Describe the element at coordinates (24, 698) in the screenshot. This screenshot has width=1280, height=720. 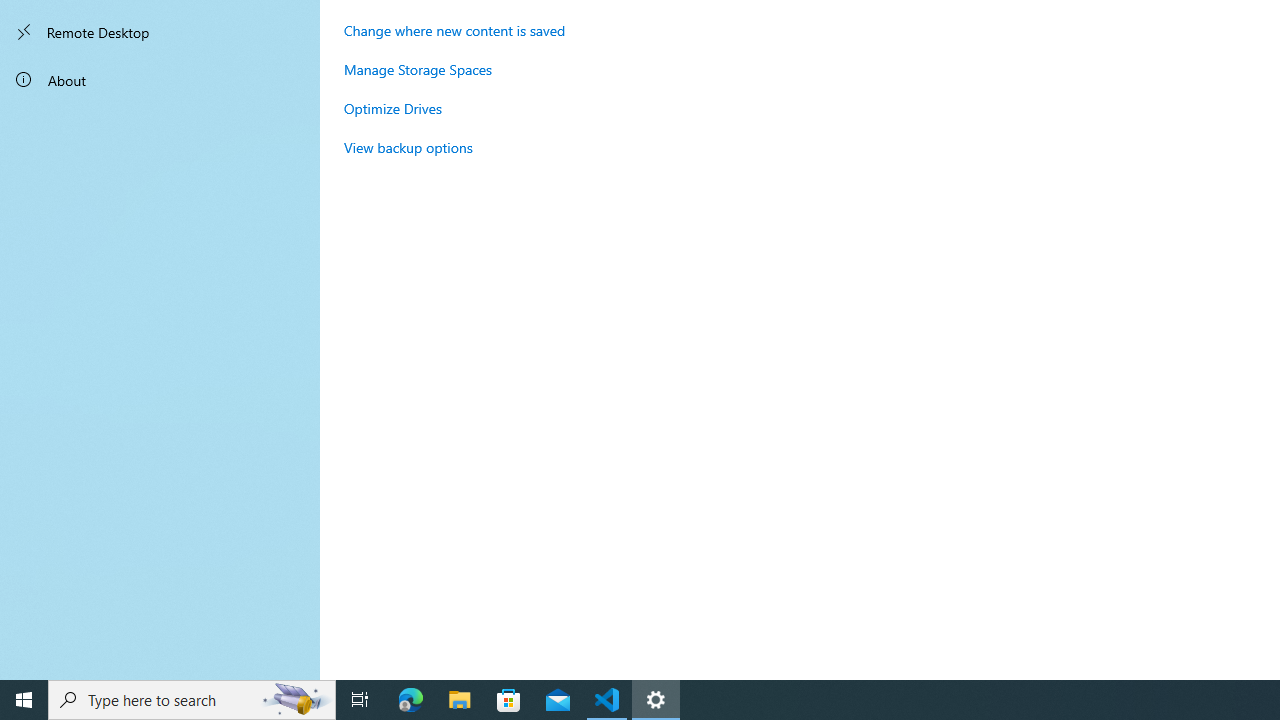
I see `'Start'` at that location.